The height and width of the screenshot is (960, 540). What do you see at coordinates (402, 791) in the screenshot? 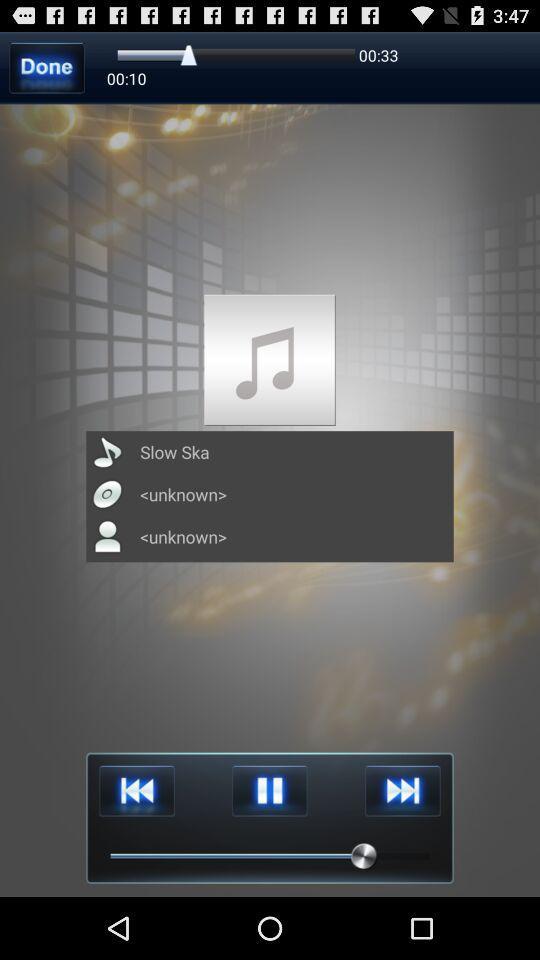
I see `next item` at bounding box center [402, 791].